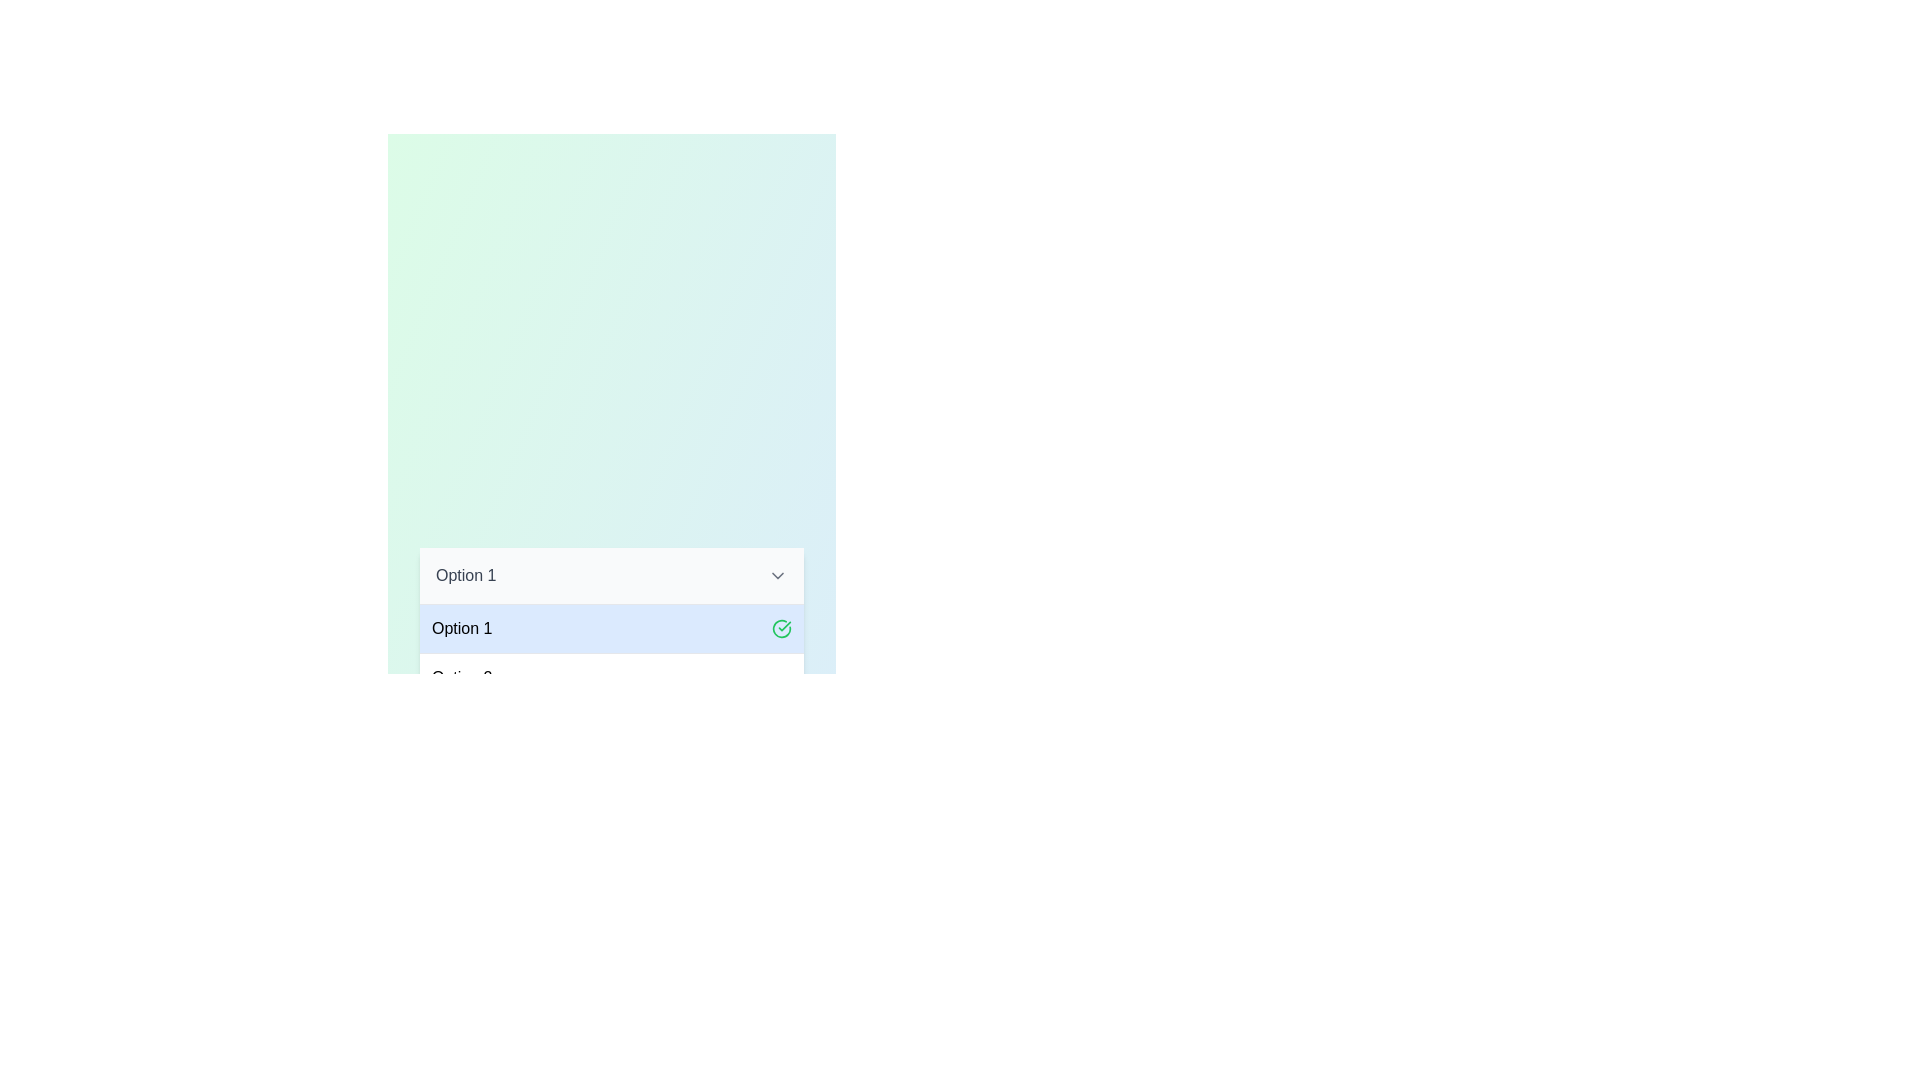  What do you see at coordinates (776, 575) in the screenshot?
I see `the dropdown toggle to toggle its visibility` at bounding box center [776, 575].